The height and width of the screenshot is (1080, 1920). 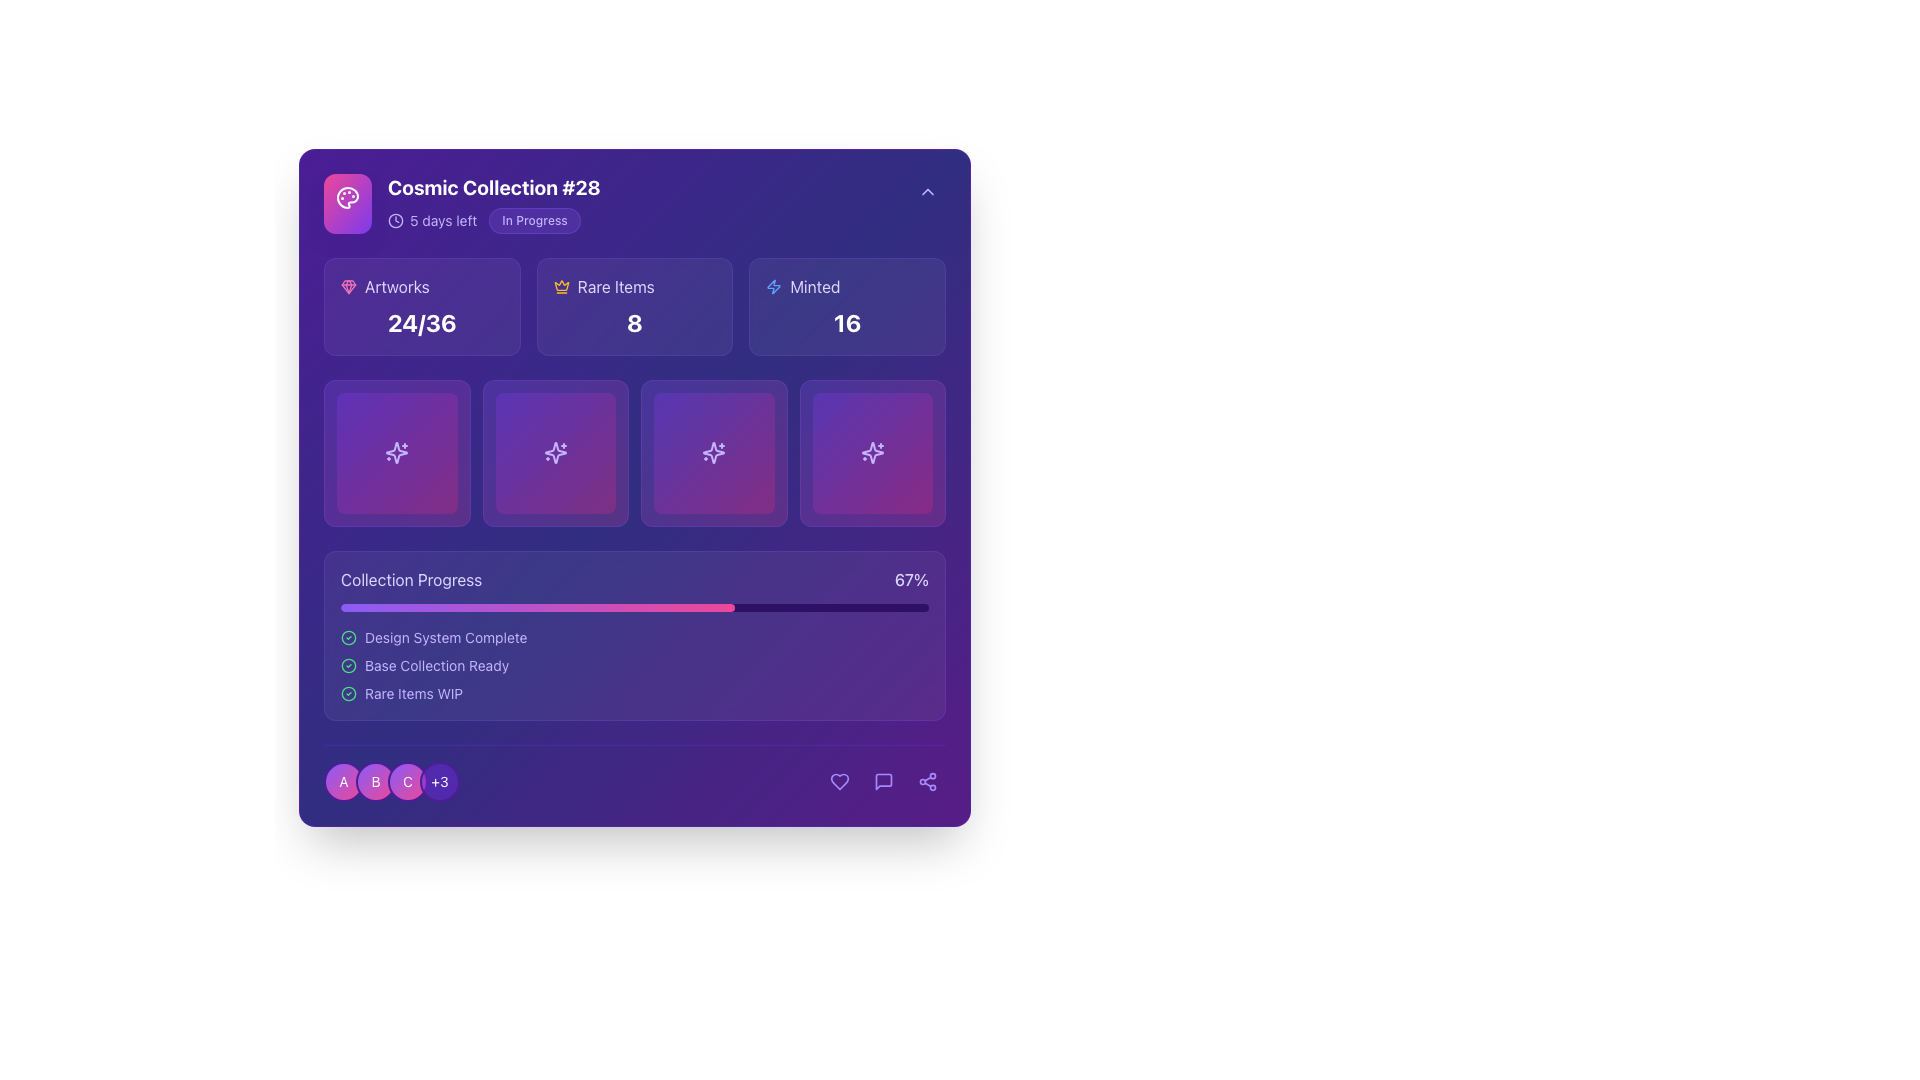 I want to click on the static text displaying '67%' in bold violet font, located in the 'Collection Progress' section, so click(x=911, y=579).